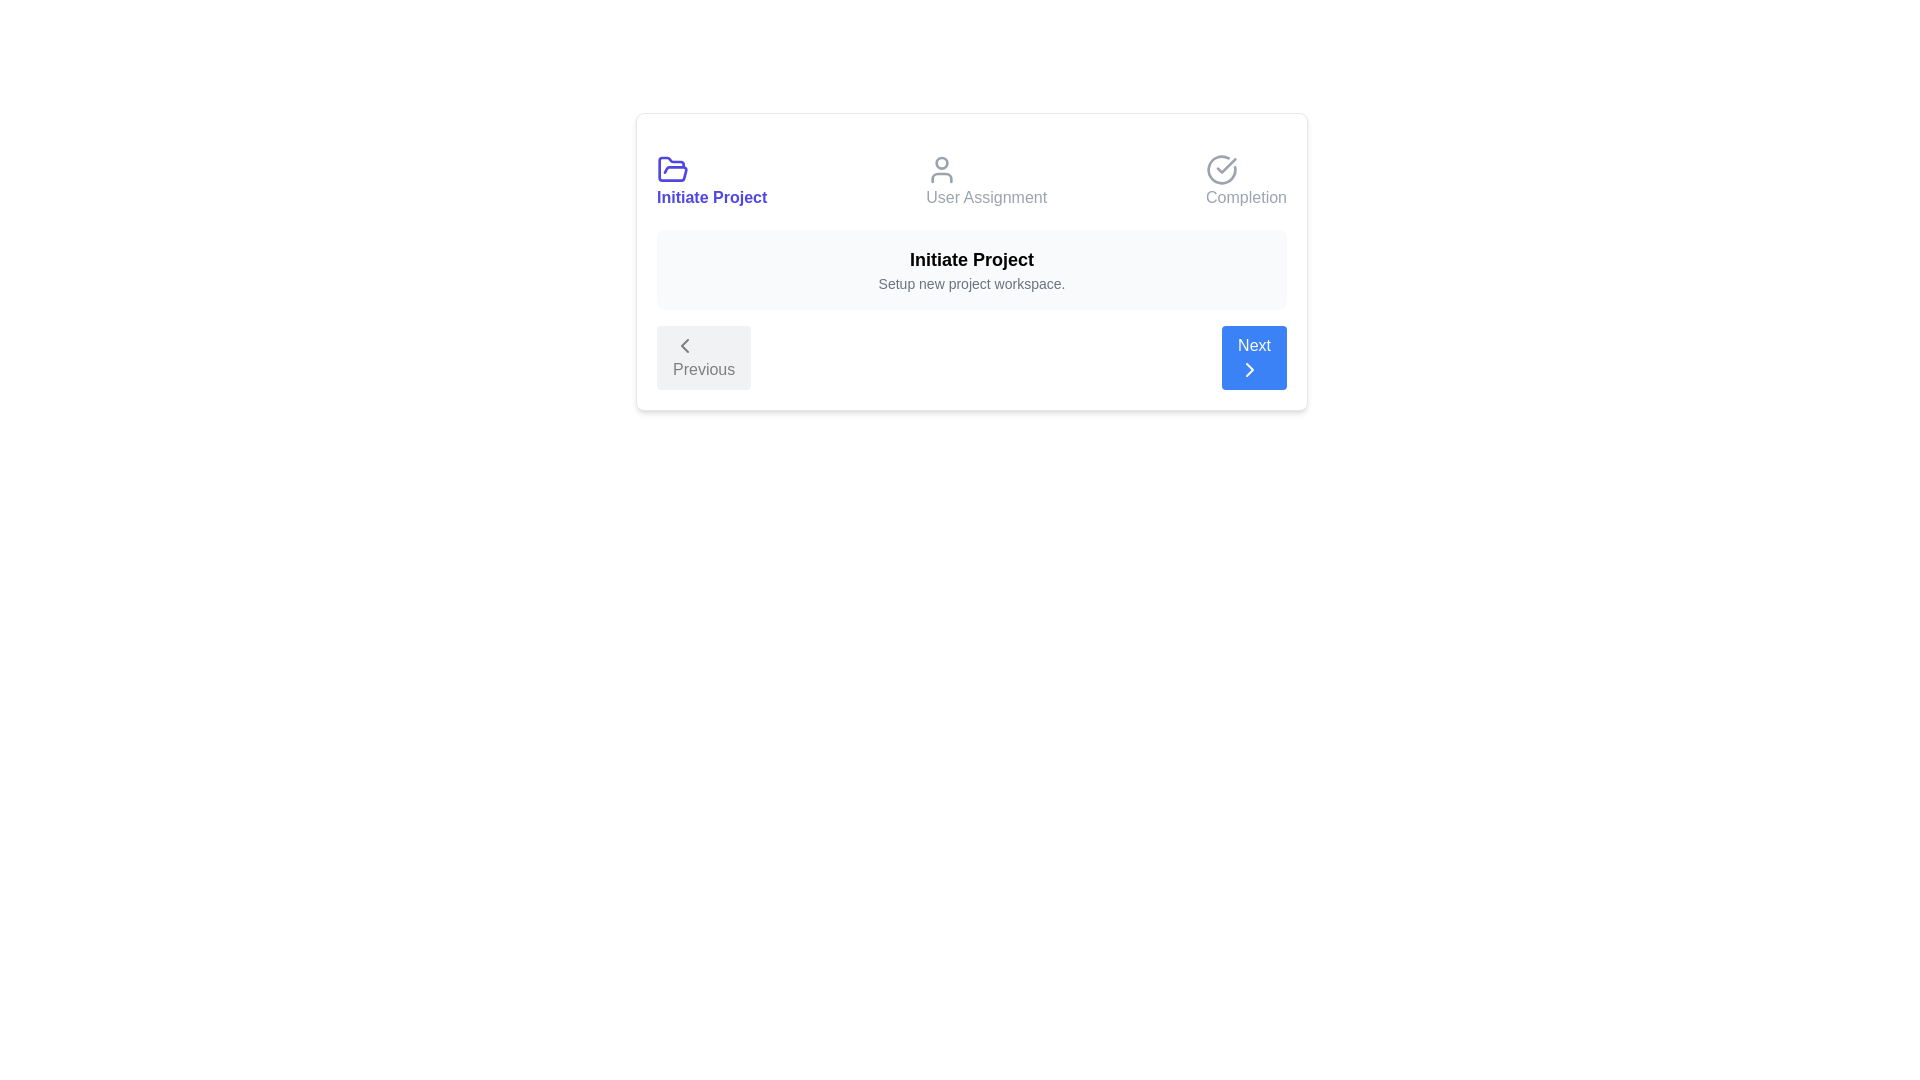  Describe the element at coordinates (711, 181) in the screenshot. I see `the active stage's title to observe its details` at that location.